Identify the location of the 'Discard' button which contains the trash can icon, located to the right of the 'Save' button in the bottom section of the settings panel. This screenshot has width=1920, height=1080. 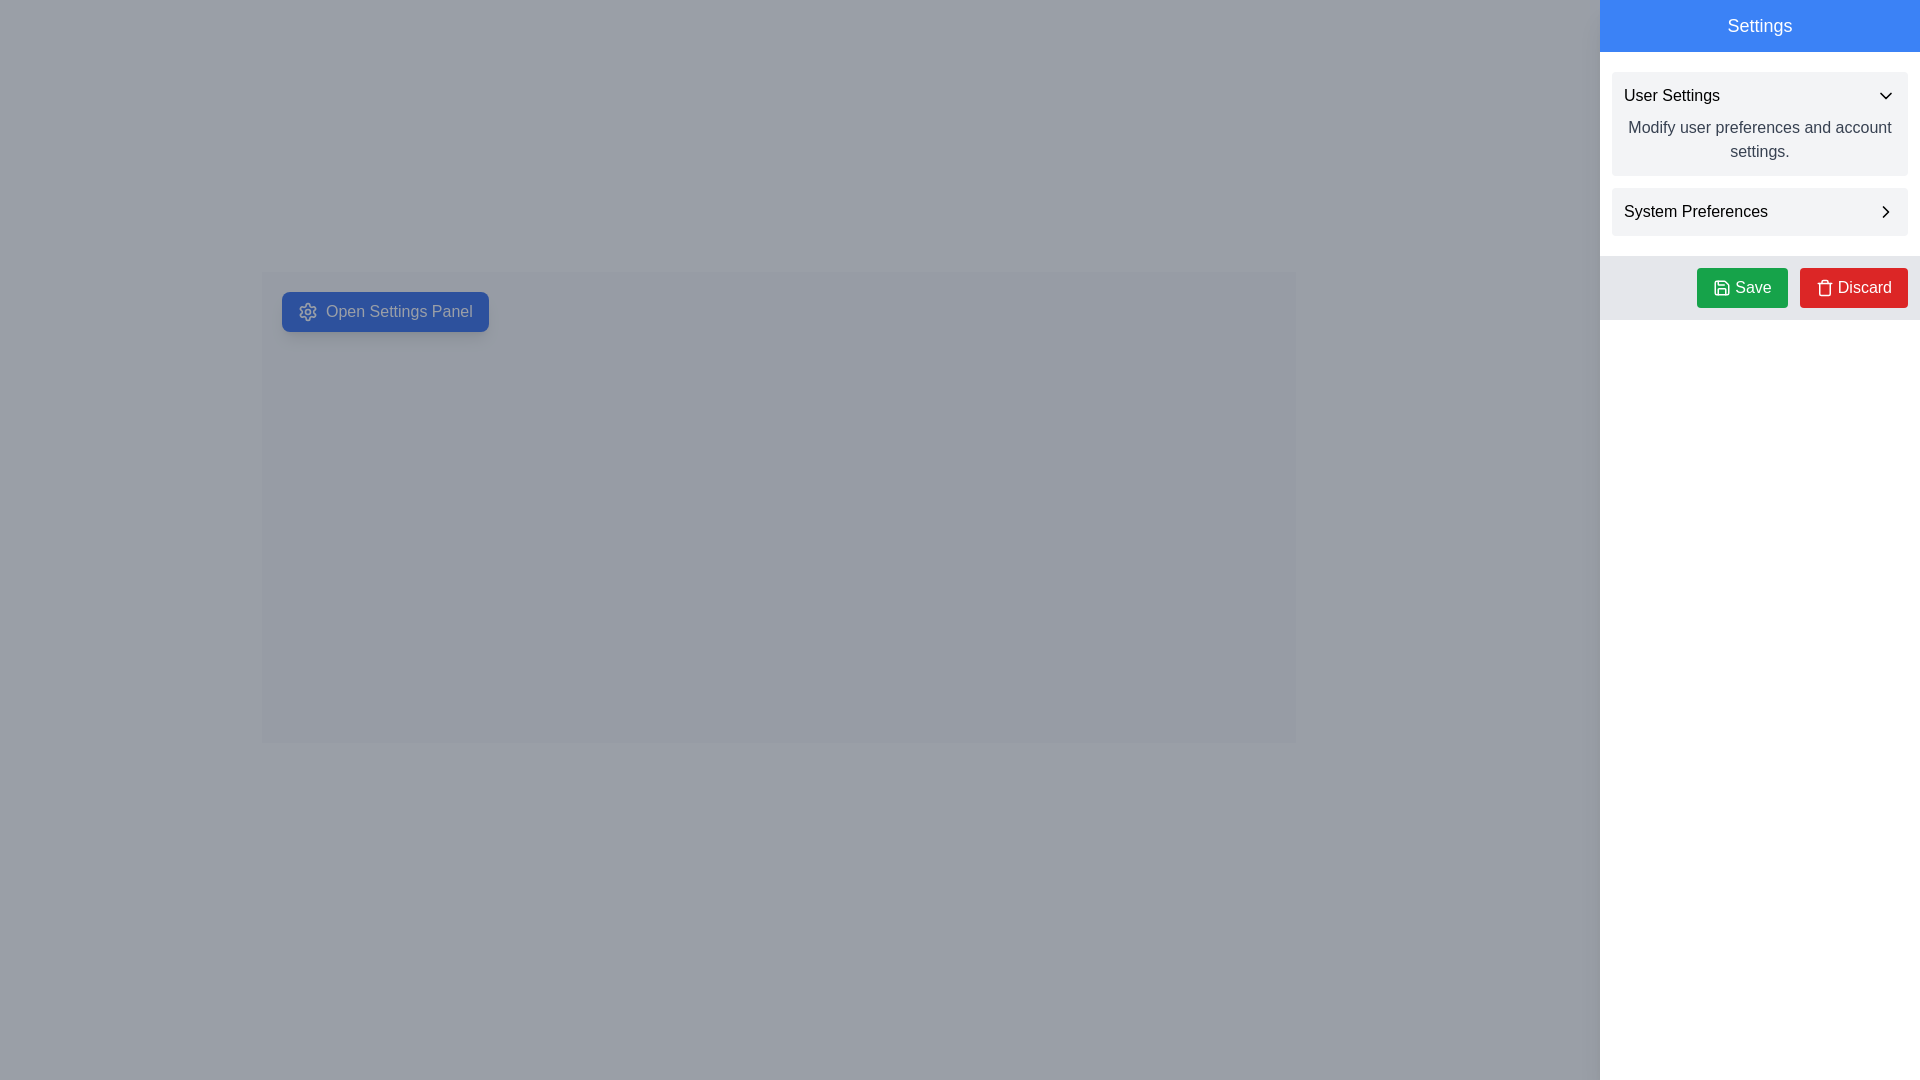
(1824, 288).